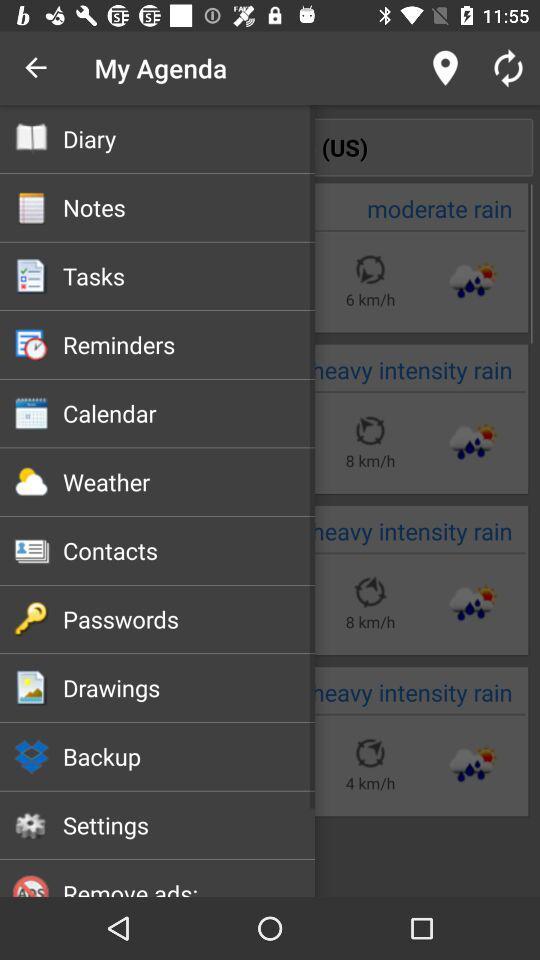 The width and height of the screenshot is (540, 960). What do you see at coordinates (31, 345) in the screenshot?
I see `the fourth icon from the left top of the page` at bounding box center [31, 345].